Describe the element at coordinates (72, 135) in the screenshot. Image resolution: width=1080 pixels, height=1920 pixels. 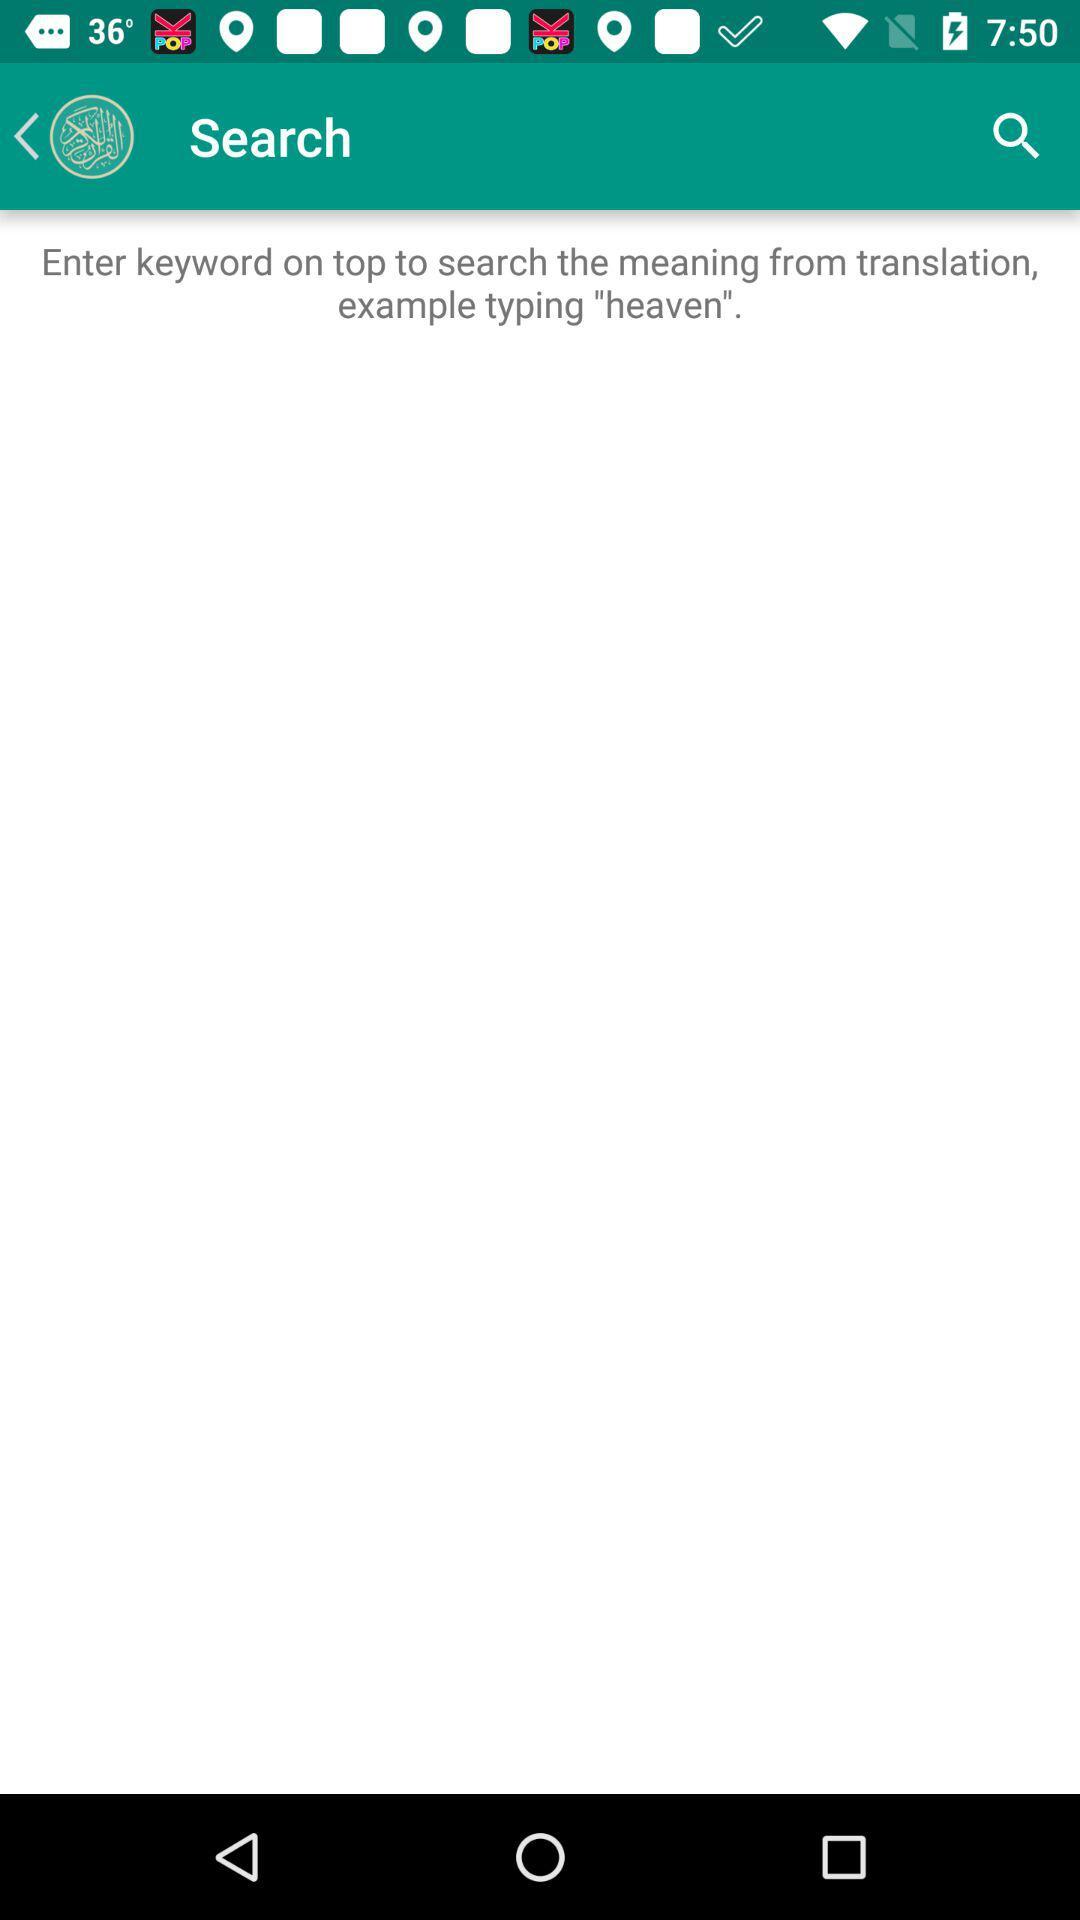
I see `item next to the search icon` at that location.